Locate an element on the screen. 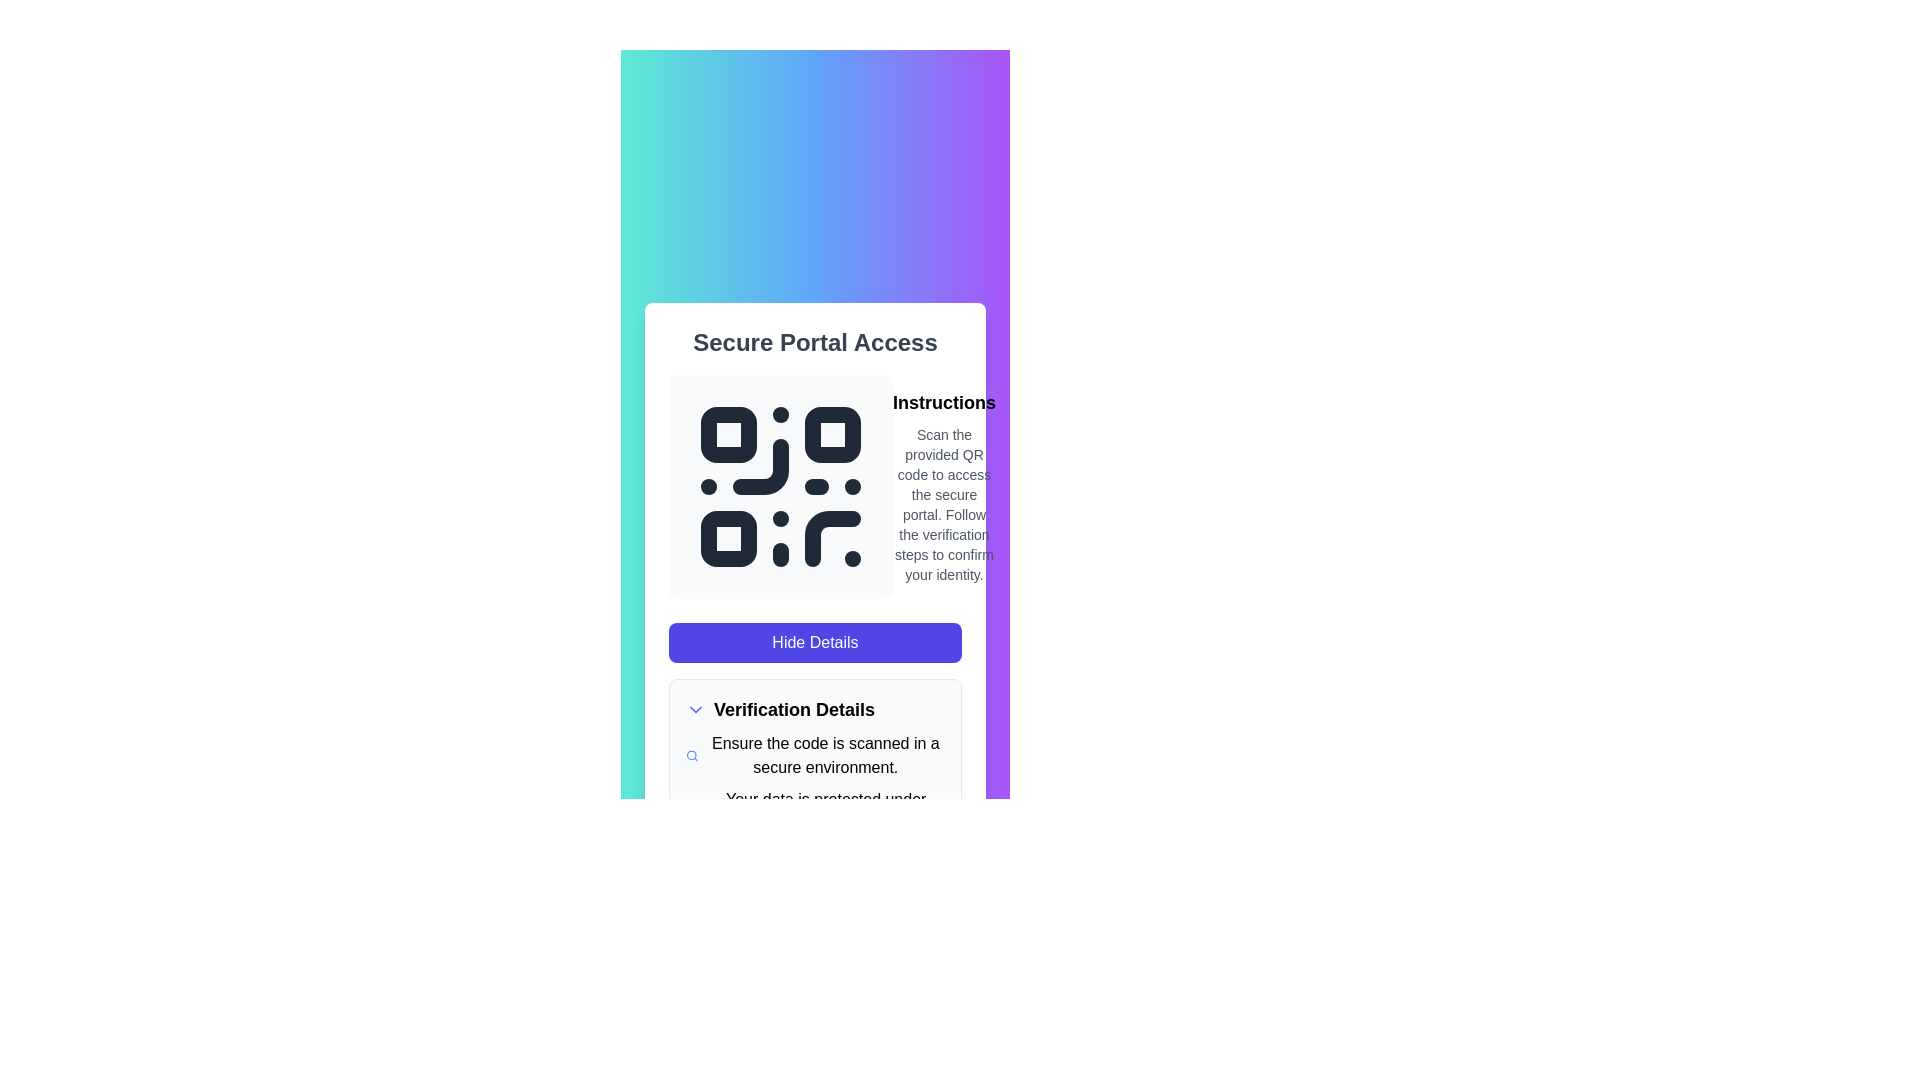  the informative text block that contains the sentences about secure code scanning and data privacy, located in the 'Verification Details' section is located at coordinates (815, 782).